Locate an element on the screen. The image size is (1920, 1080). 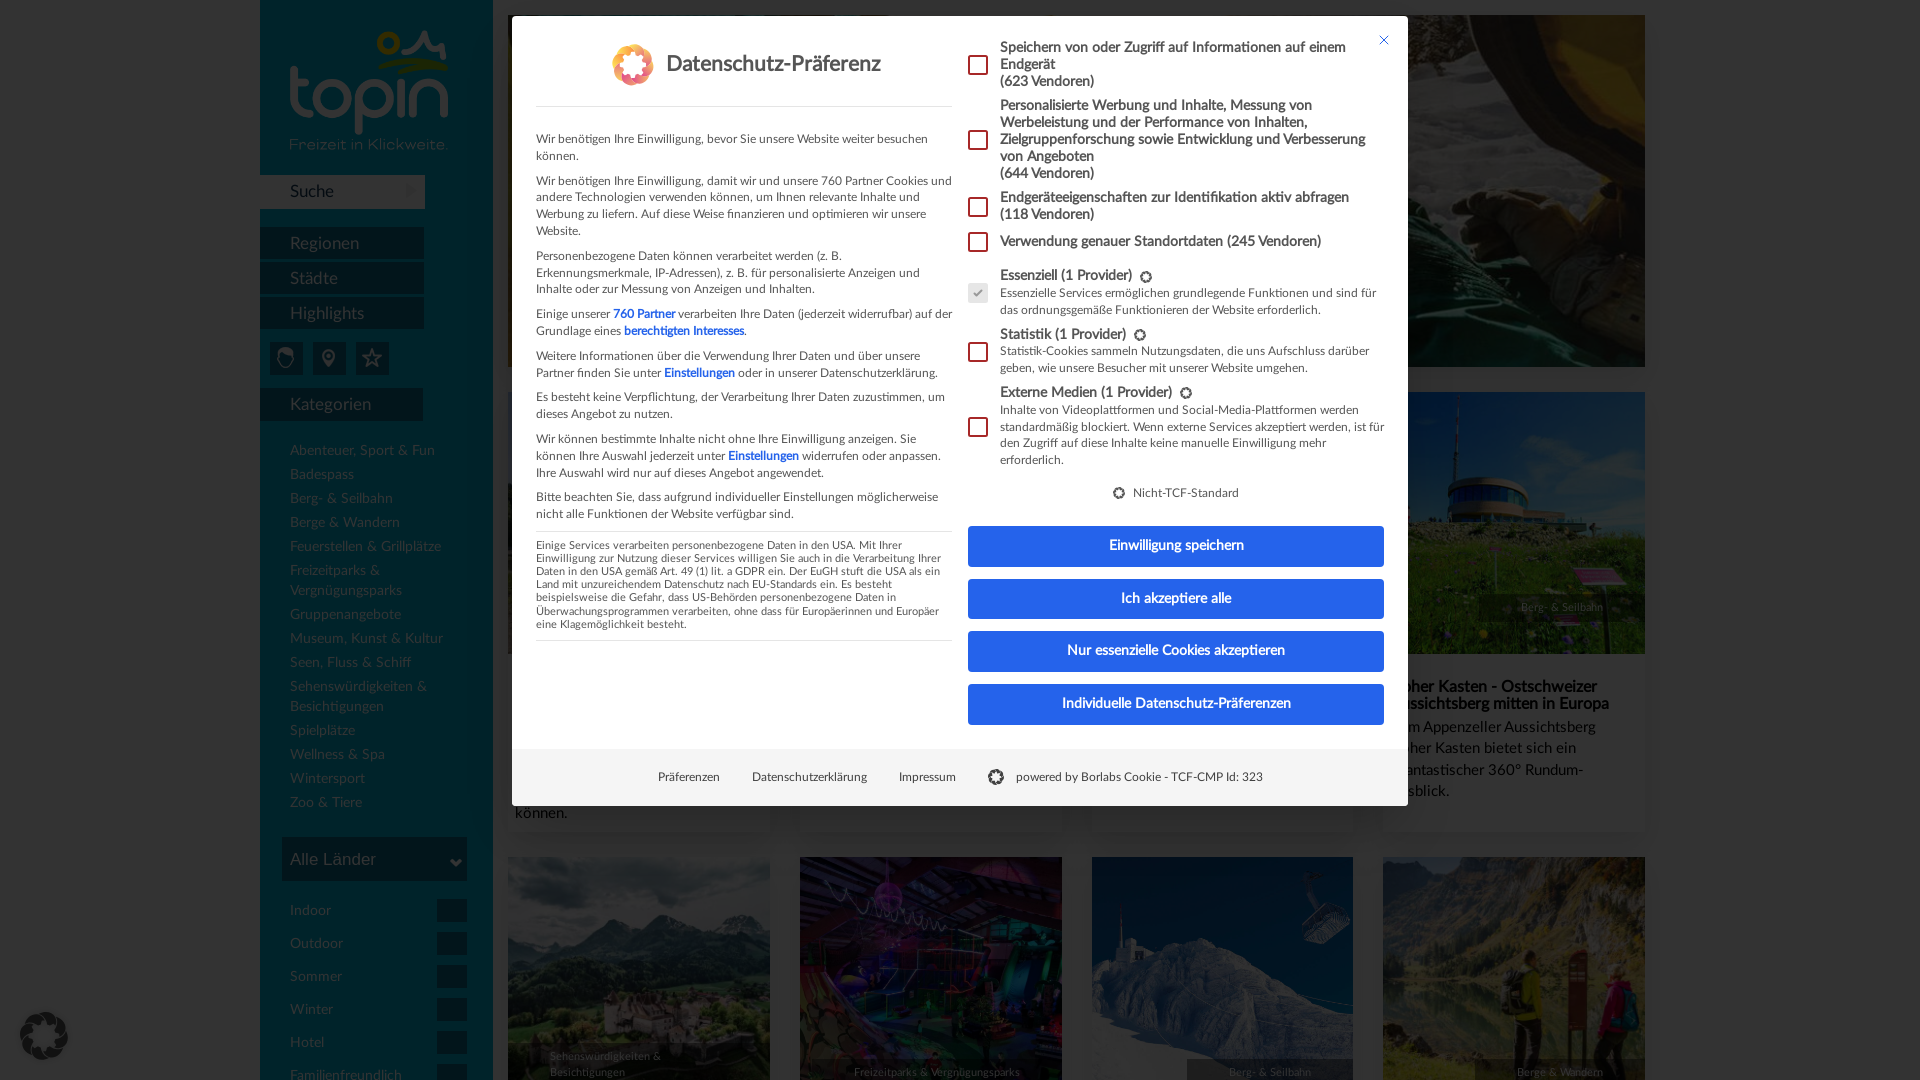
'760 Partner' is located at coordinates (643, 313).